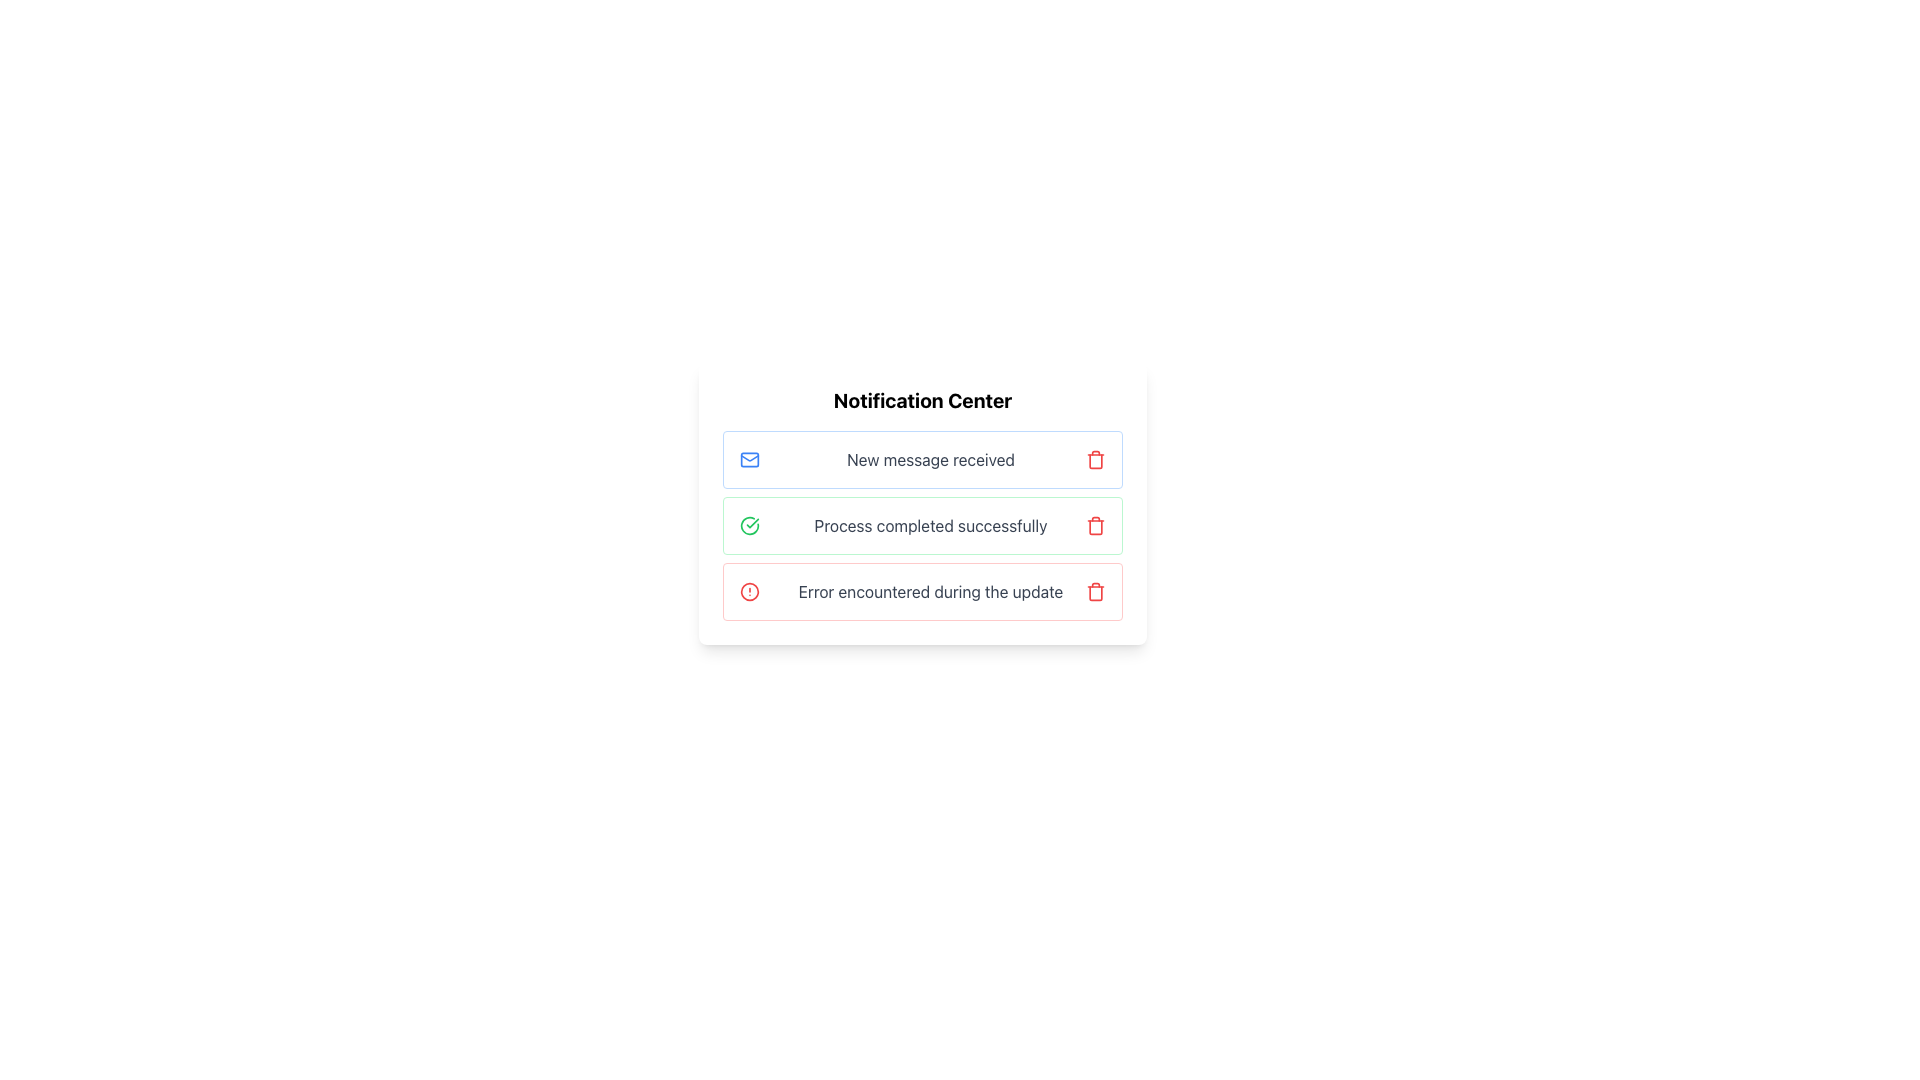 This screenshot has height=1080, width=1920. What do you see at coordinates (1094, 526) in the screenshot?
I see `the trash can base representation element in the Notification Center, which indicates the delete option for the 'Process completed successfully' notification` at bounding box center [1094, 526].